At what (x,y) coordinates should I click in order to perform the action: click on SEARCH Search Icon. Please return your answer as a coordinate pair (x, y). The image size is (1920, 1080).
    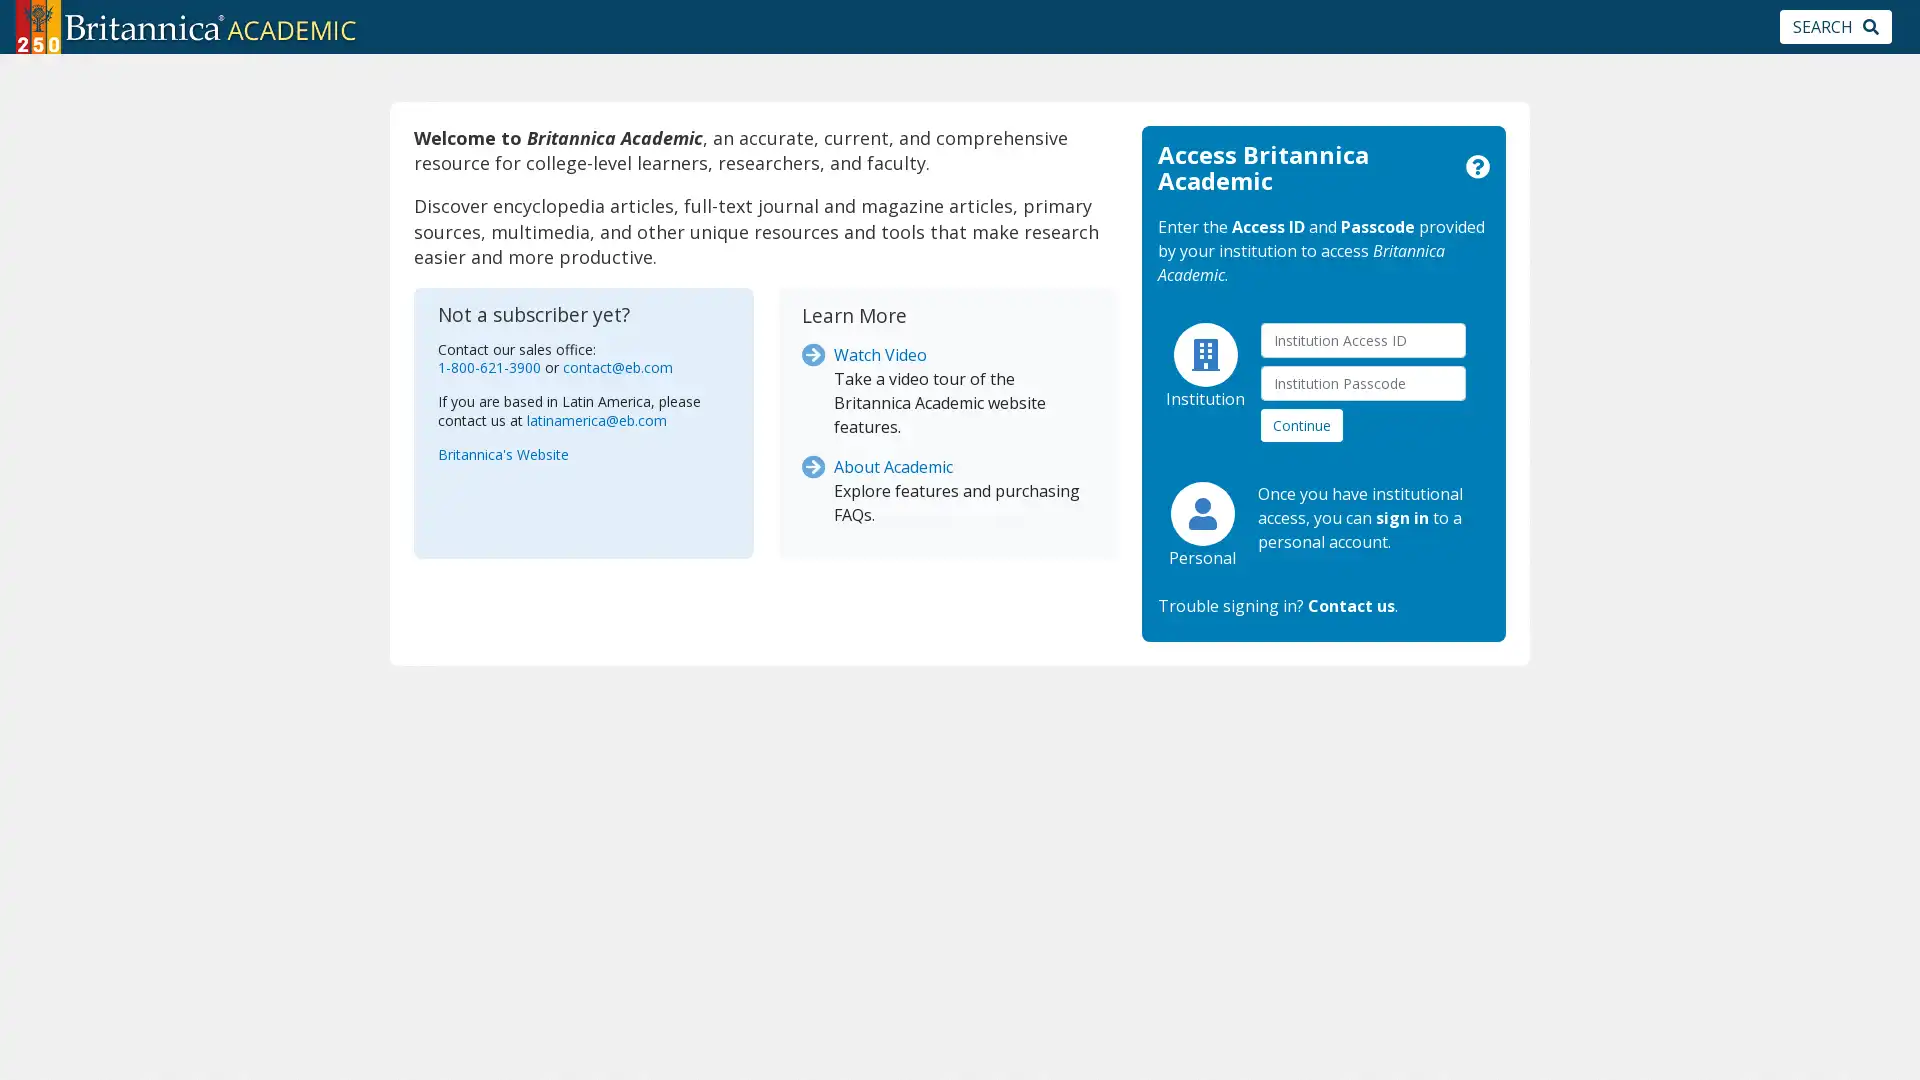
    Looking at the image, I should click on (1836, 27).